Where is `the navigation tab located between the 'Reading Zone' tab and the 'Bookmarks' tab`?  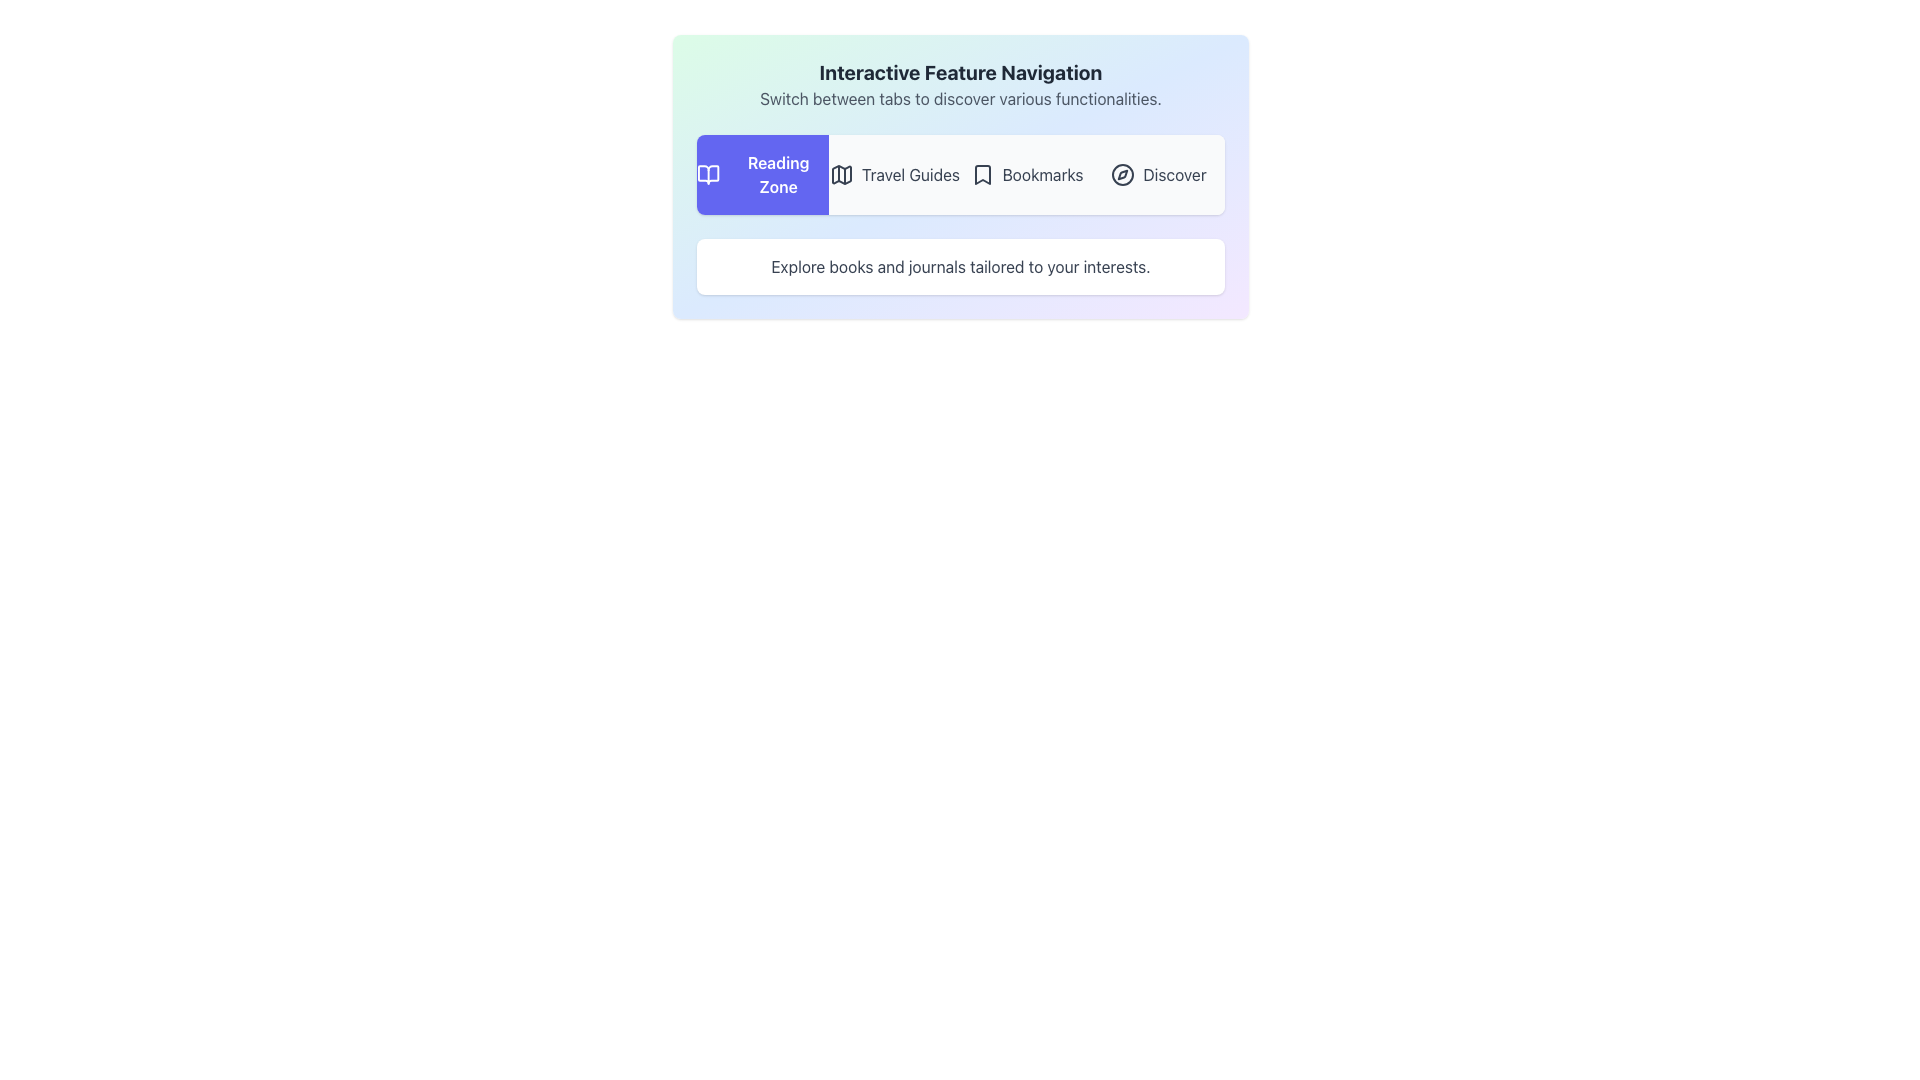
the navigation tab located between the 'Reading Zone' tab and the 'Bookmarks' tab is located at coordinates (960, 173).